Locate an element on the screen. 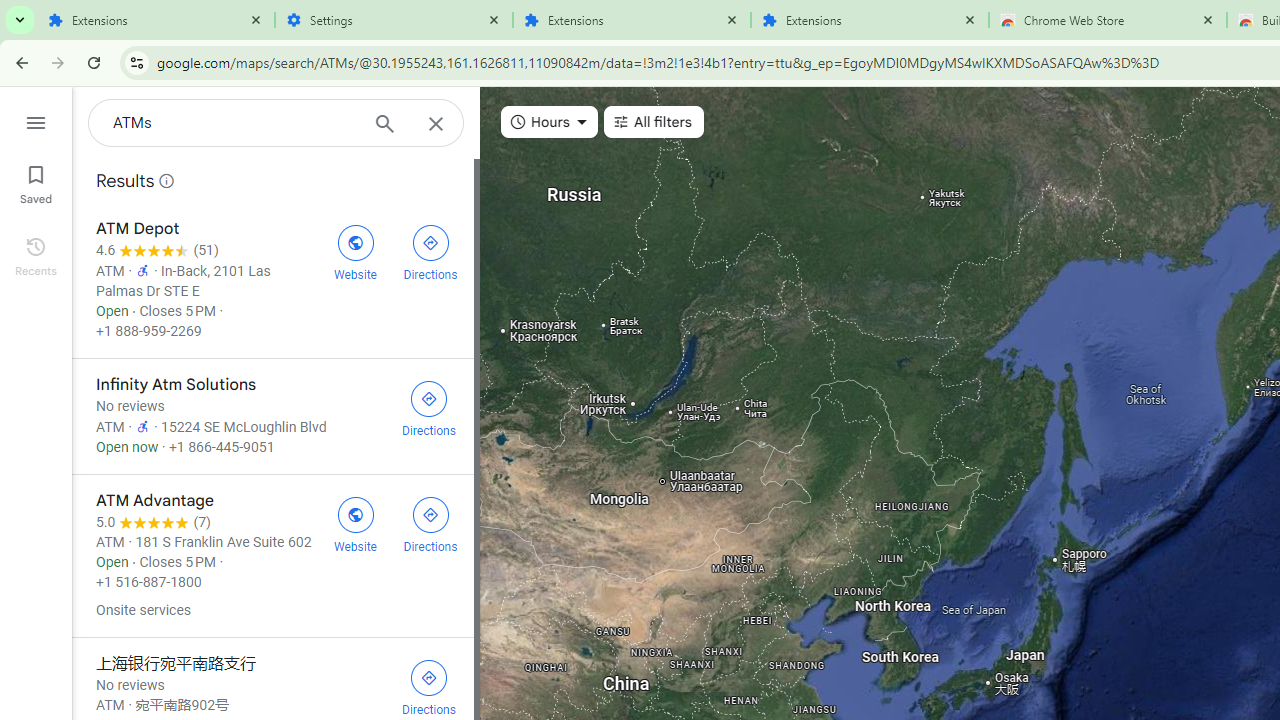 This screenshot has height=720, width=1280. 'AutomationID: searchboxinput' is located at coordinates (234, 123).